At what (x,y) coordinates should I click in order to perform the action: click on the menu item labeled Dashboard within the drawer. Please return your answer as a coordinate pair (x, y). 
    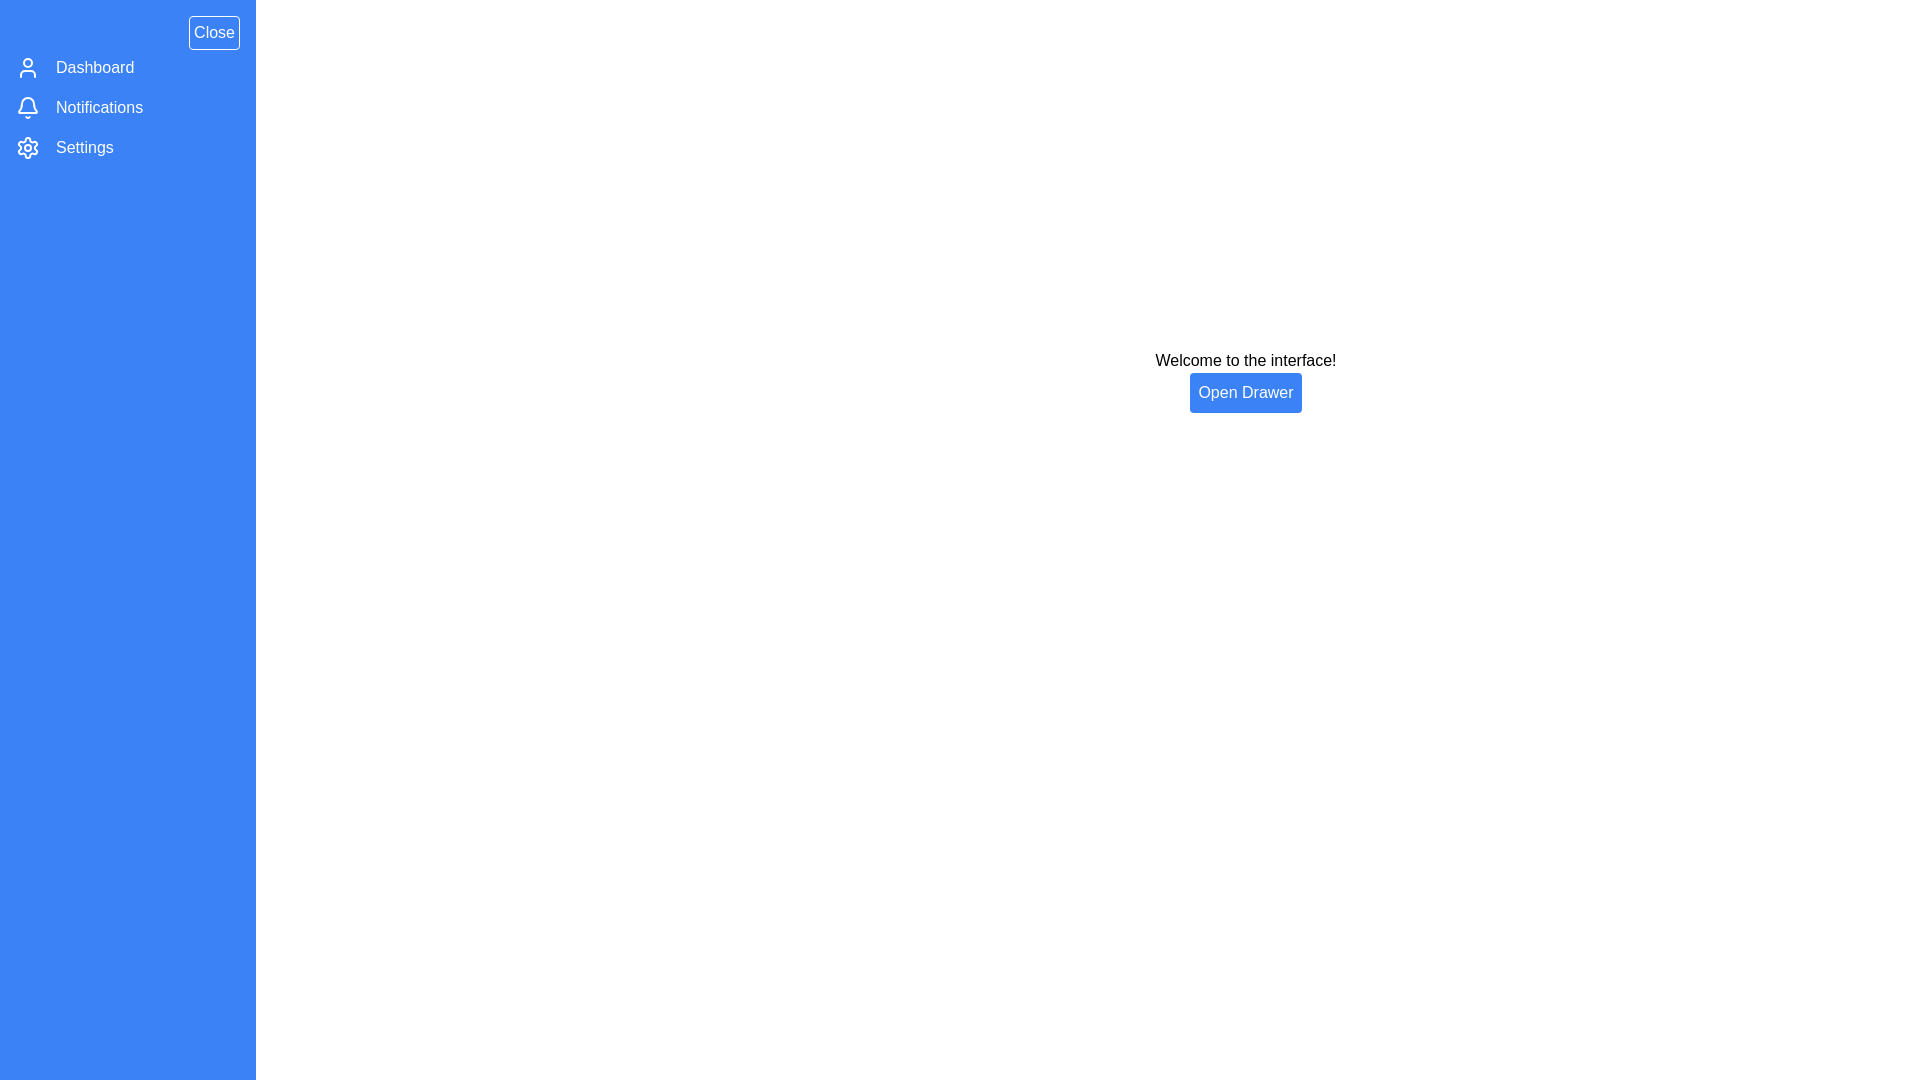
    Looking at the image, I should click on (94, 67).